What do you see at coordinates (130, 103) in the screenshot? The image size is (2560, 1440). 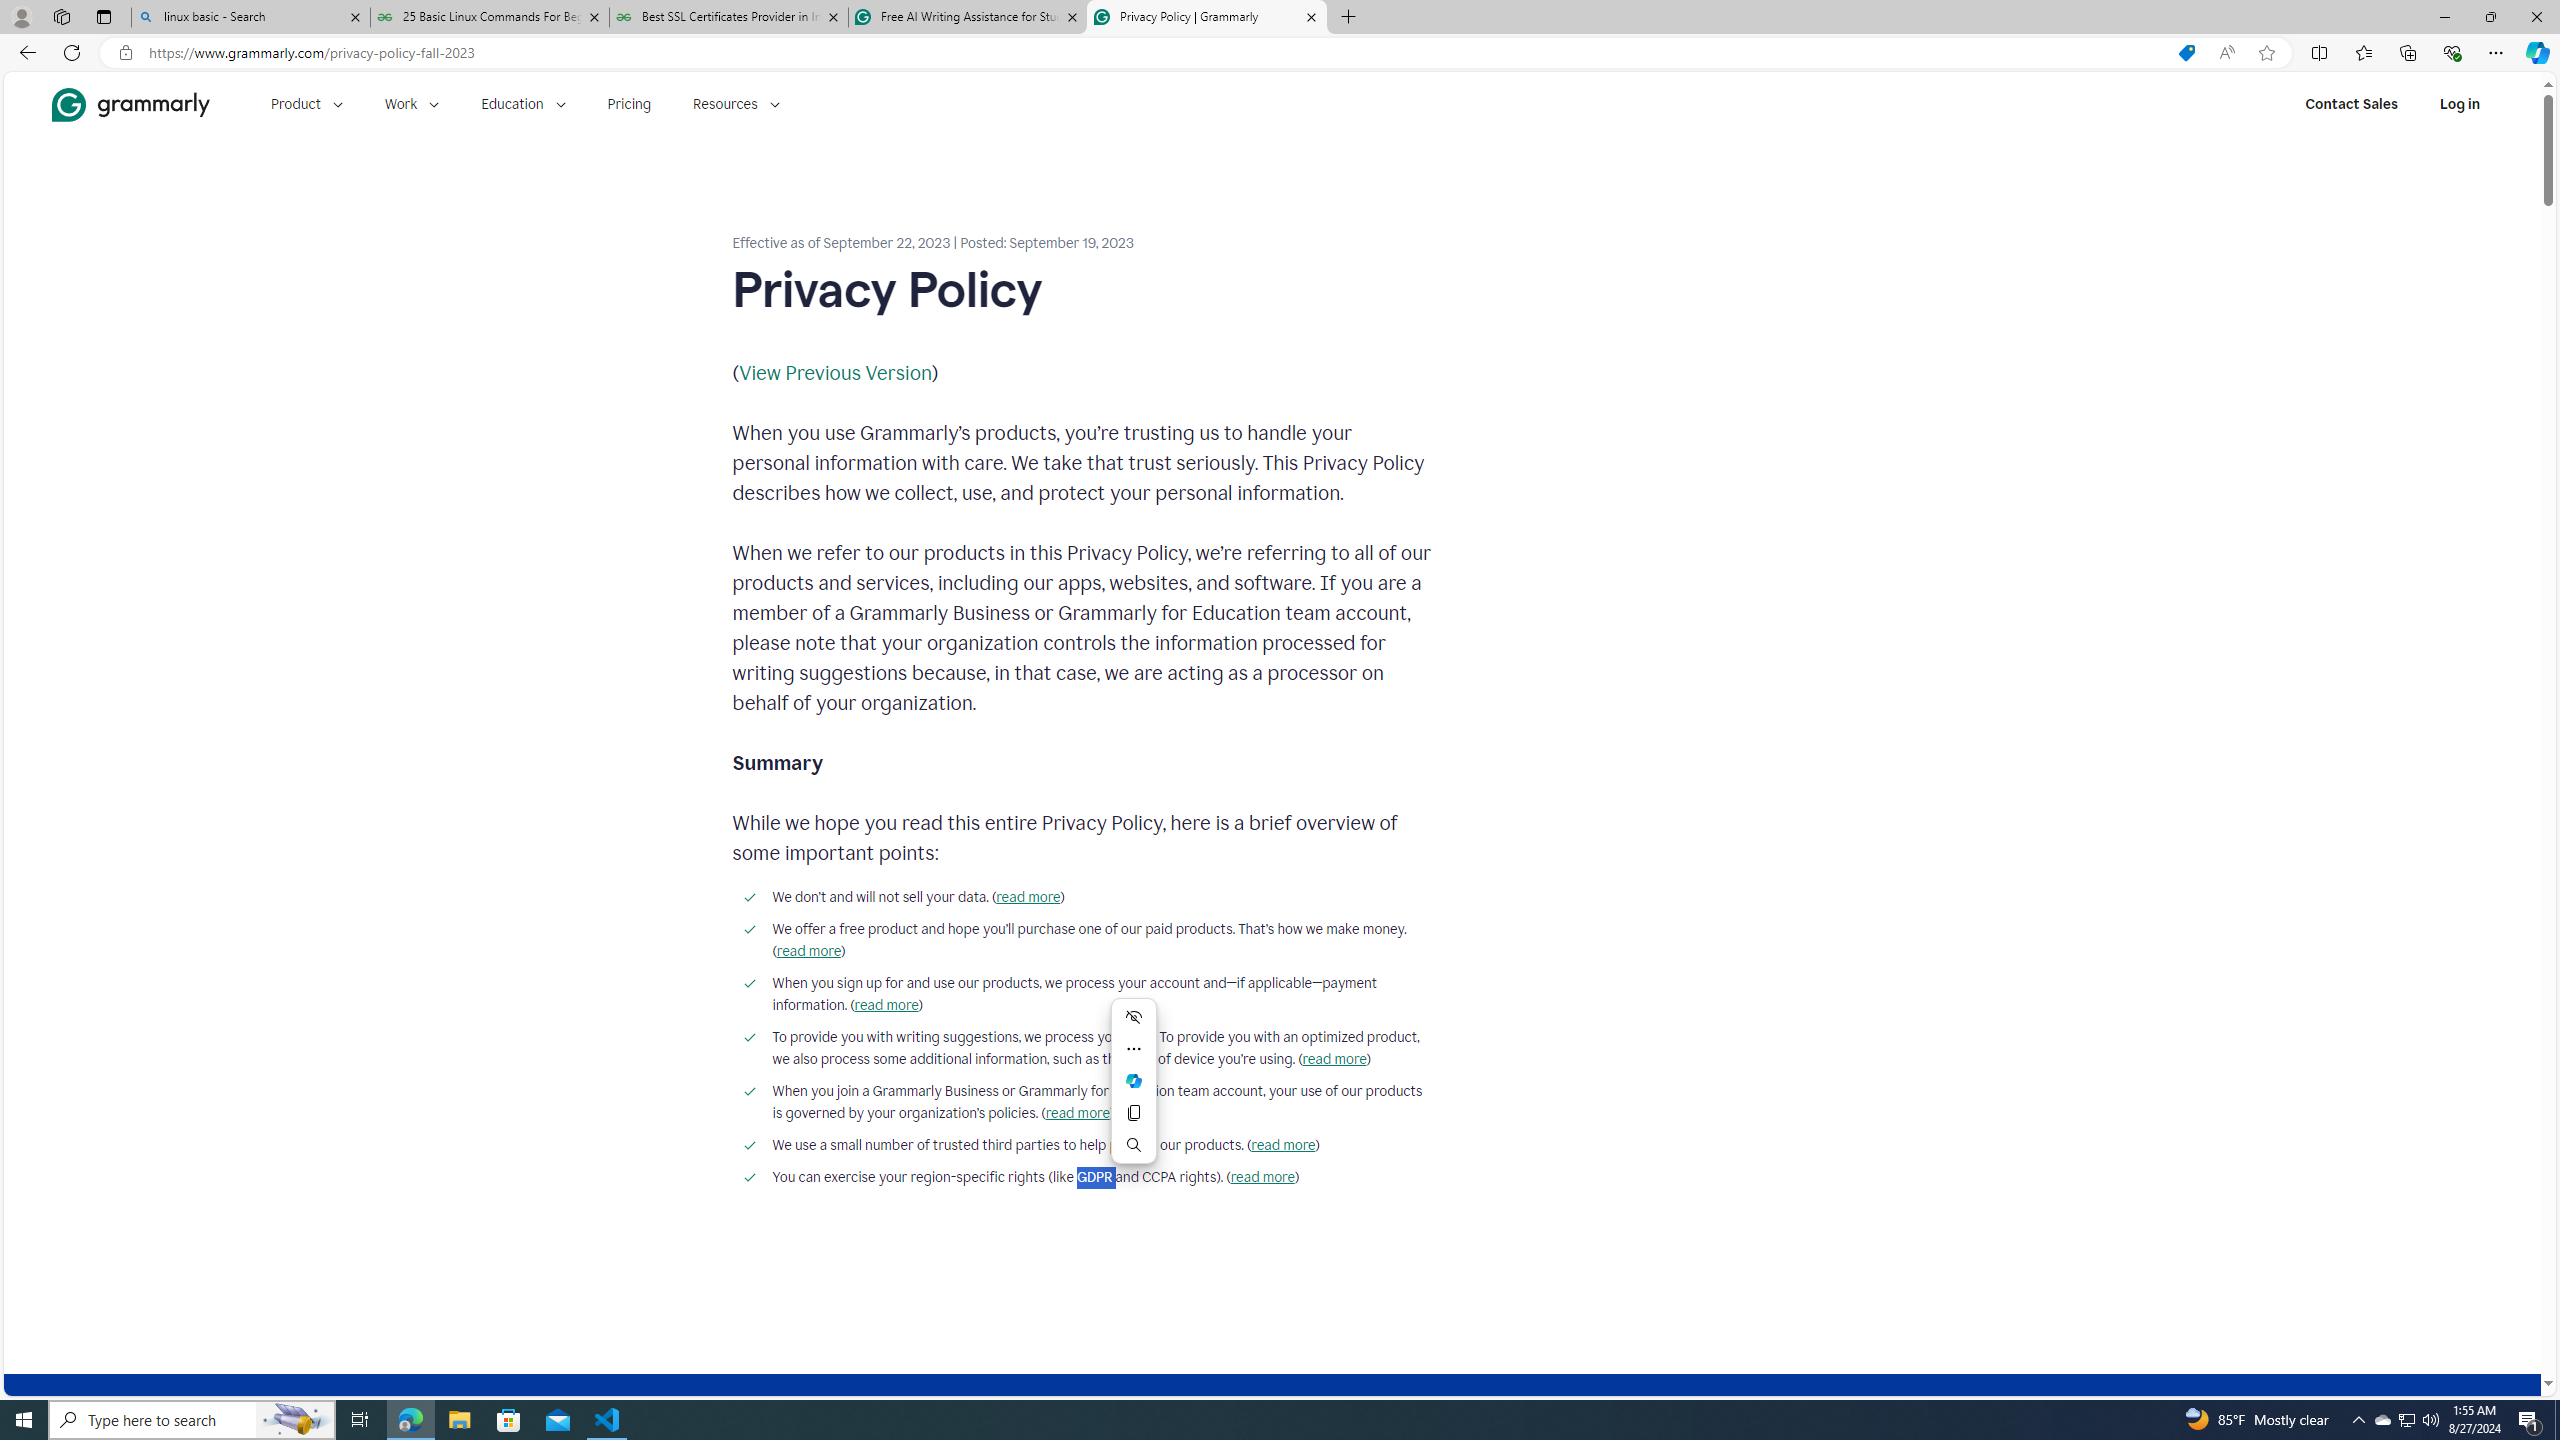 I see `'Grammarly Home'` at bounding box center [130, 103].